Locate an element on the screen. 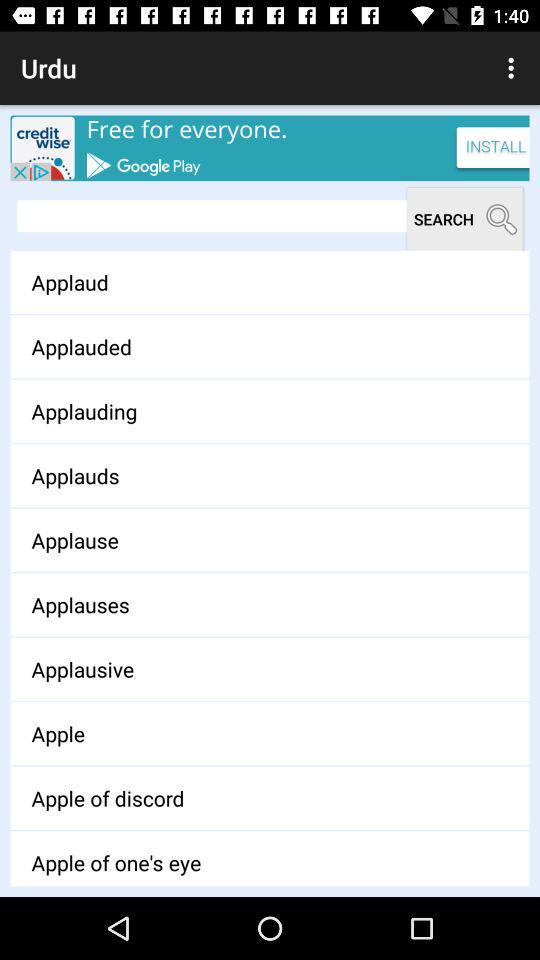 The height and width of the screenshot is (960, 540). install credit wise is located at coordinates (270, 147).